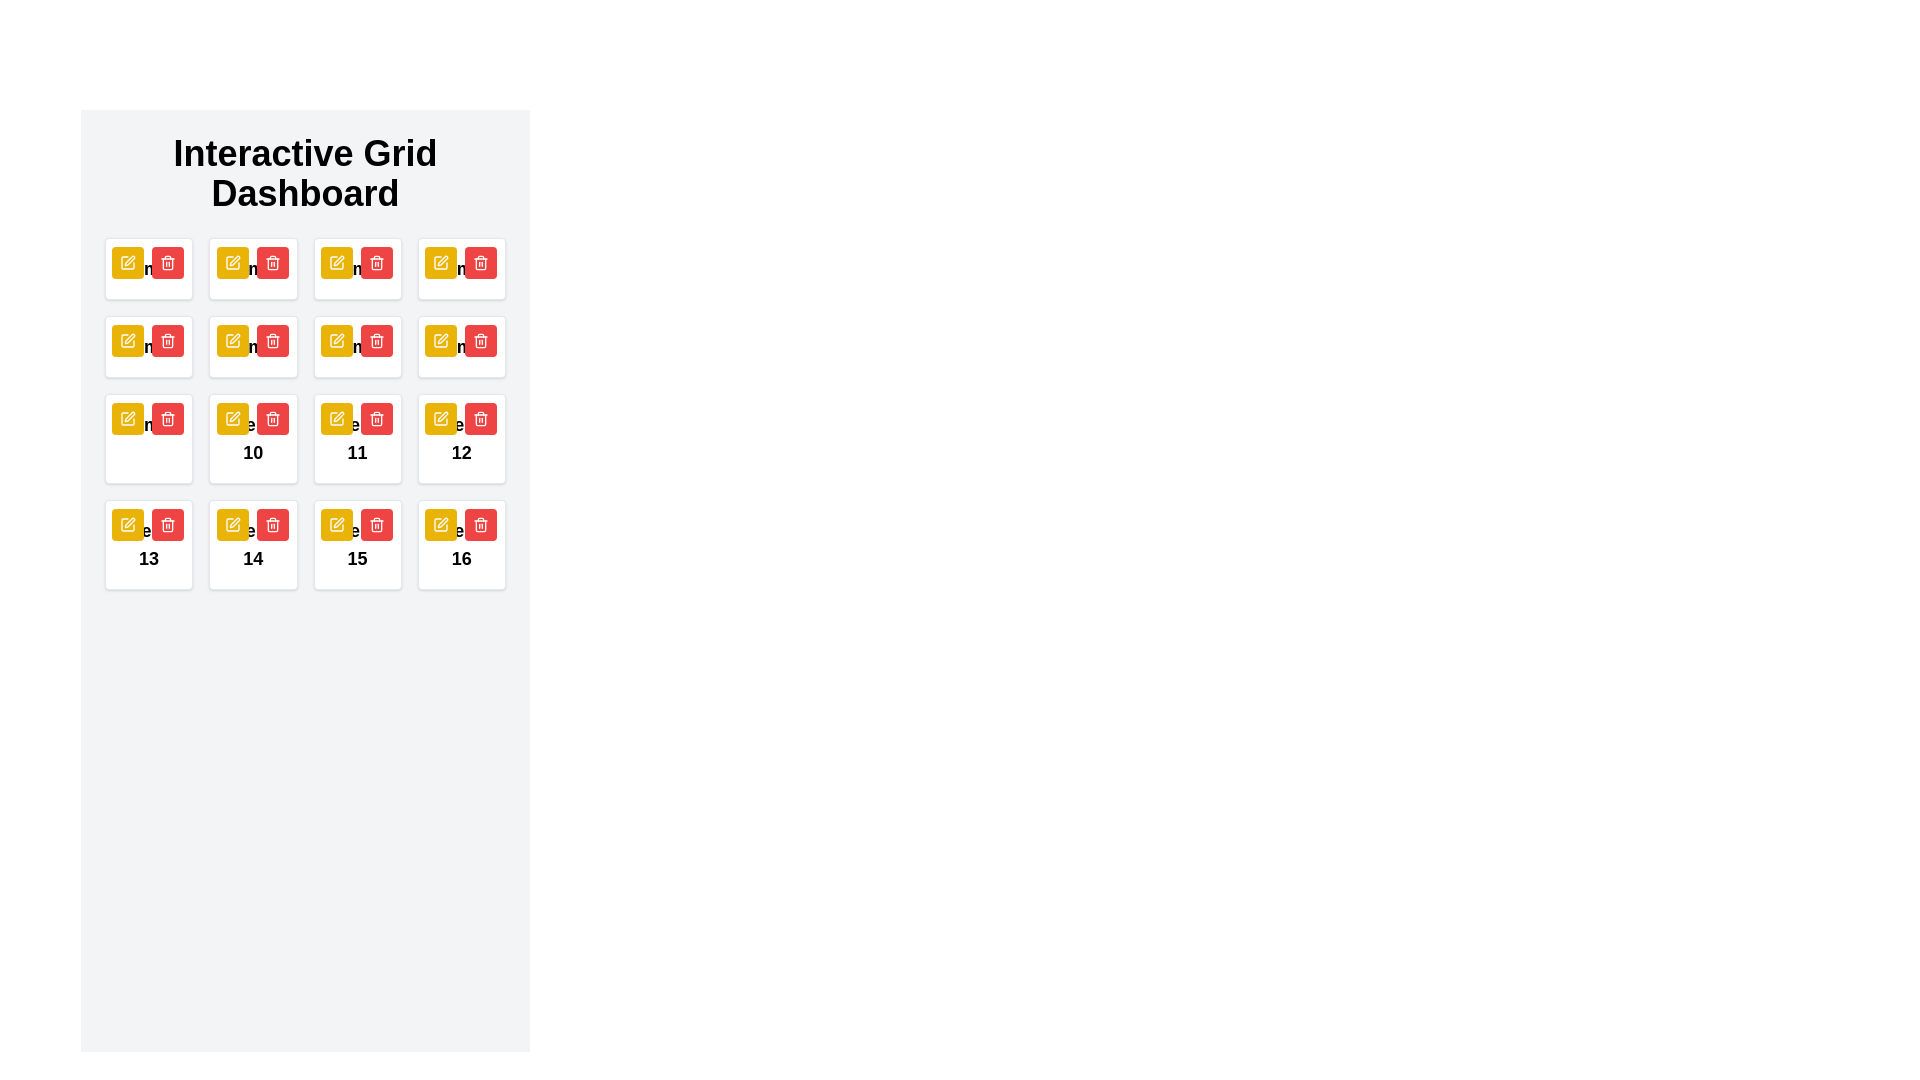 This screenshot has height=1080, width=1920. I want to click on the yellow edit button with a pen icon, so click(440, 261).